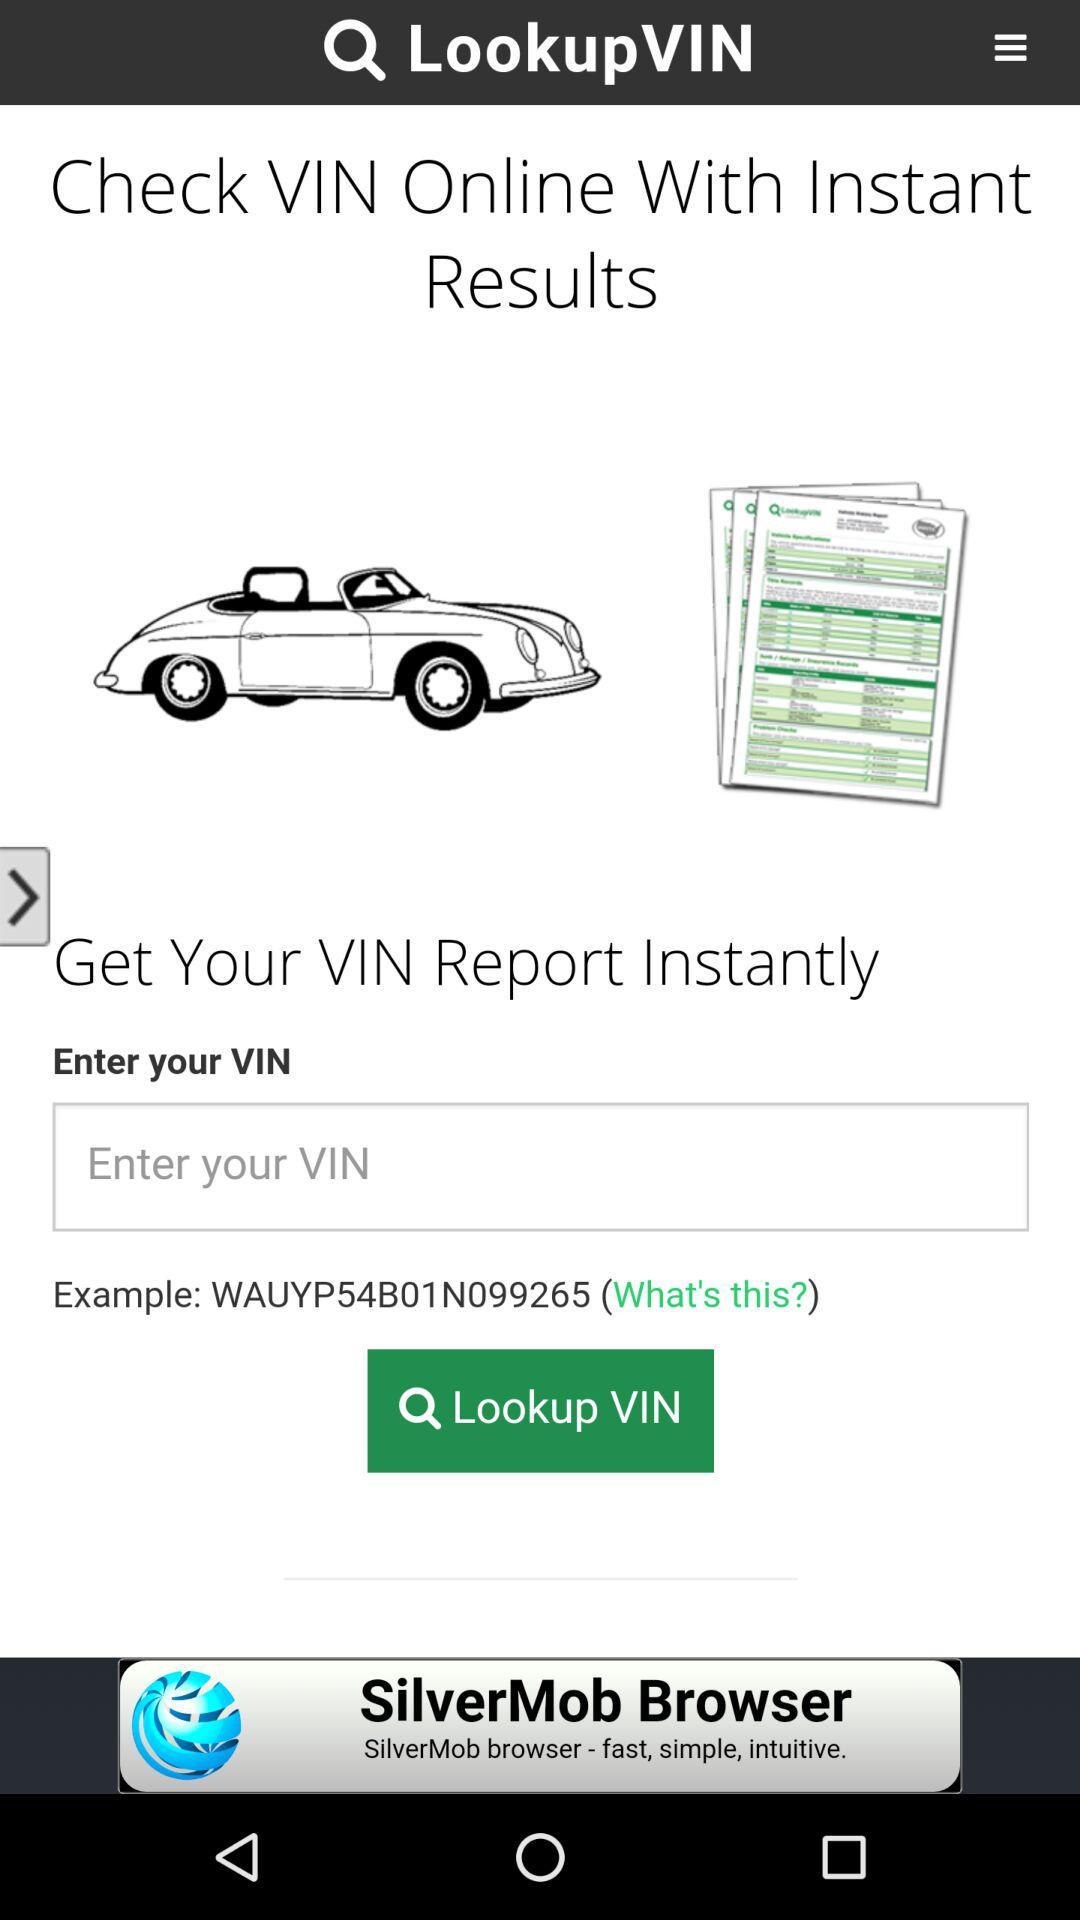 Image resolution: width=1080 pixels, height=1920 pixels. Describe the element at coordinates (540, 1725) in the screenshot. I see `silvermob browser page` at that location.